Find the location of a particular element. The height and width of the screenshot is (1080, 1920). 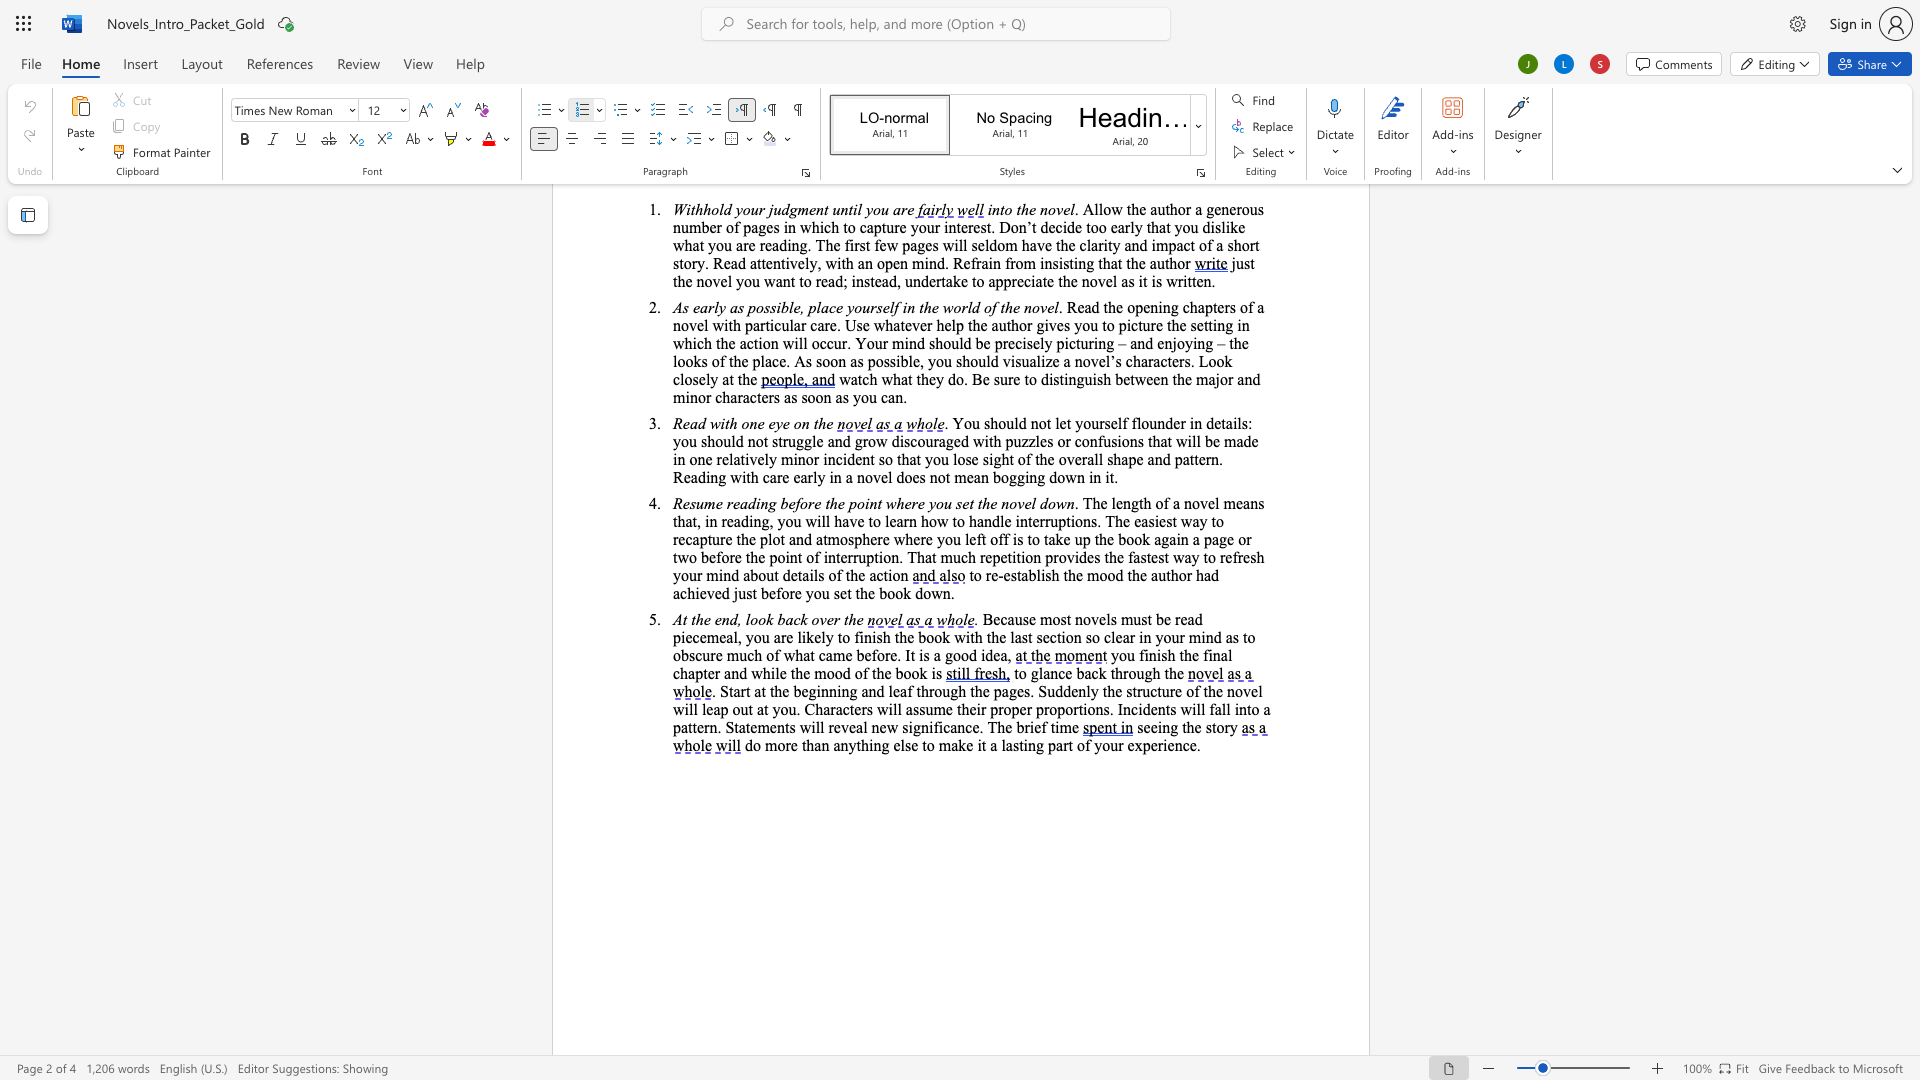

the 1th character "e" in the text is located at coordinates (782, 673).